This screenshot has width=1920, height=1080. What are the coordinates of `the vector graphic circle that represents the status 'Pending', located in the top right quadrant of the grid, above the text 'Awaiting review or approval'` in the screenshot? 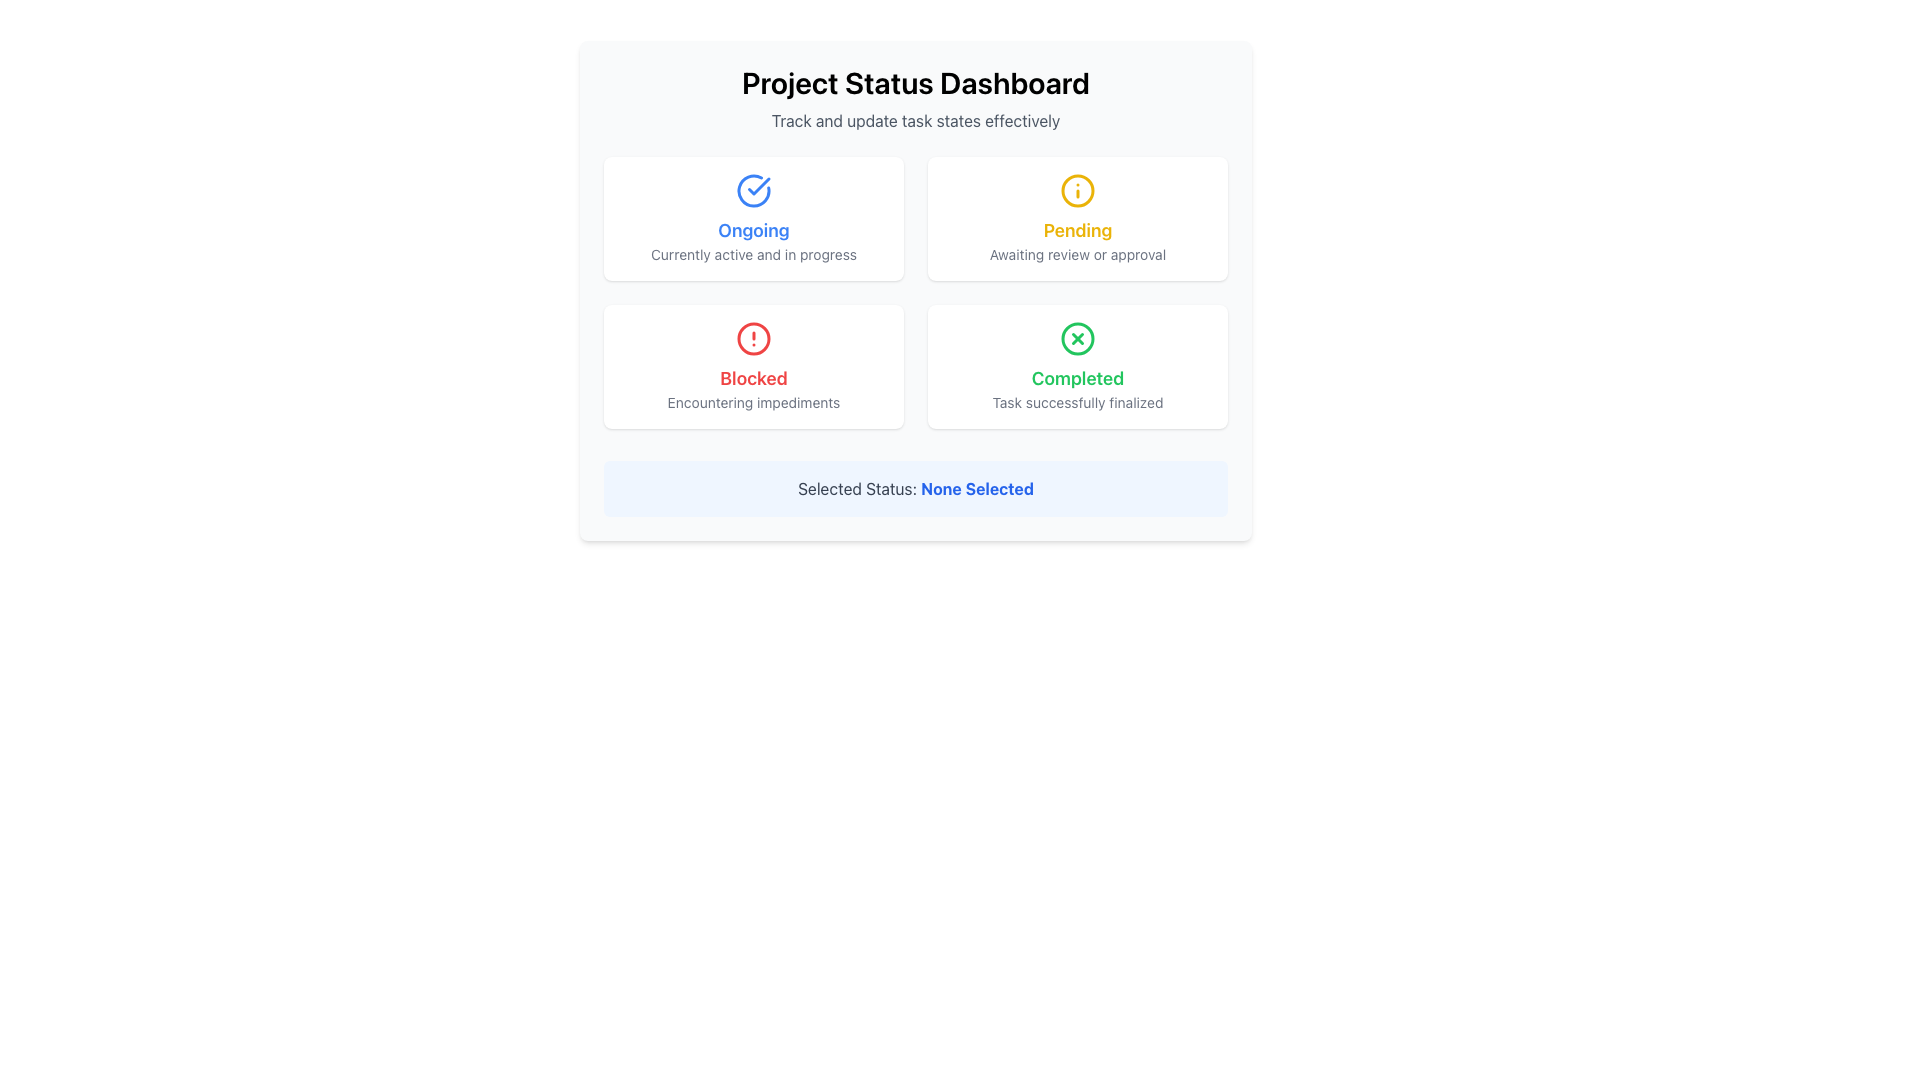 It's located at (1077, 191).